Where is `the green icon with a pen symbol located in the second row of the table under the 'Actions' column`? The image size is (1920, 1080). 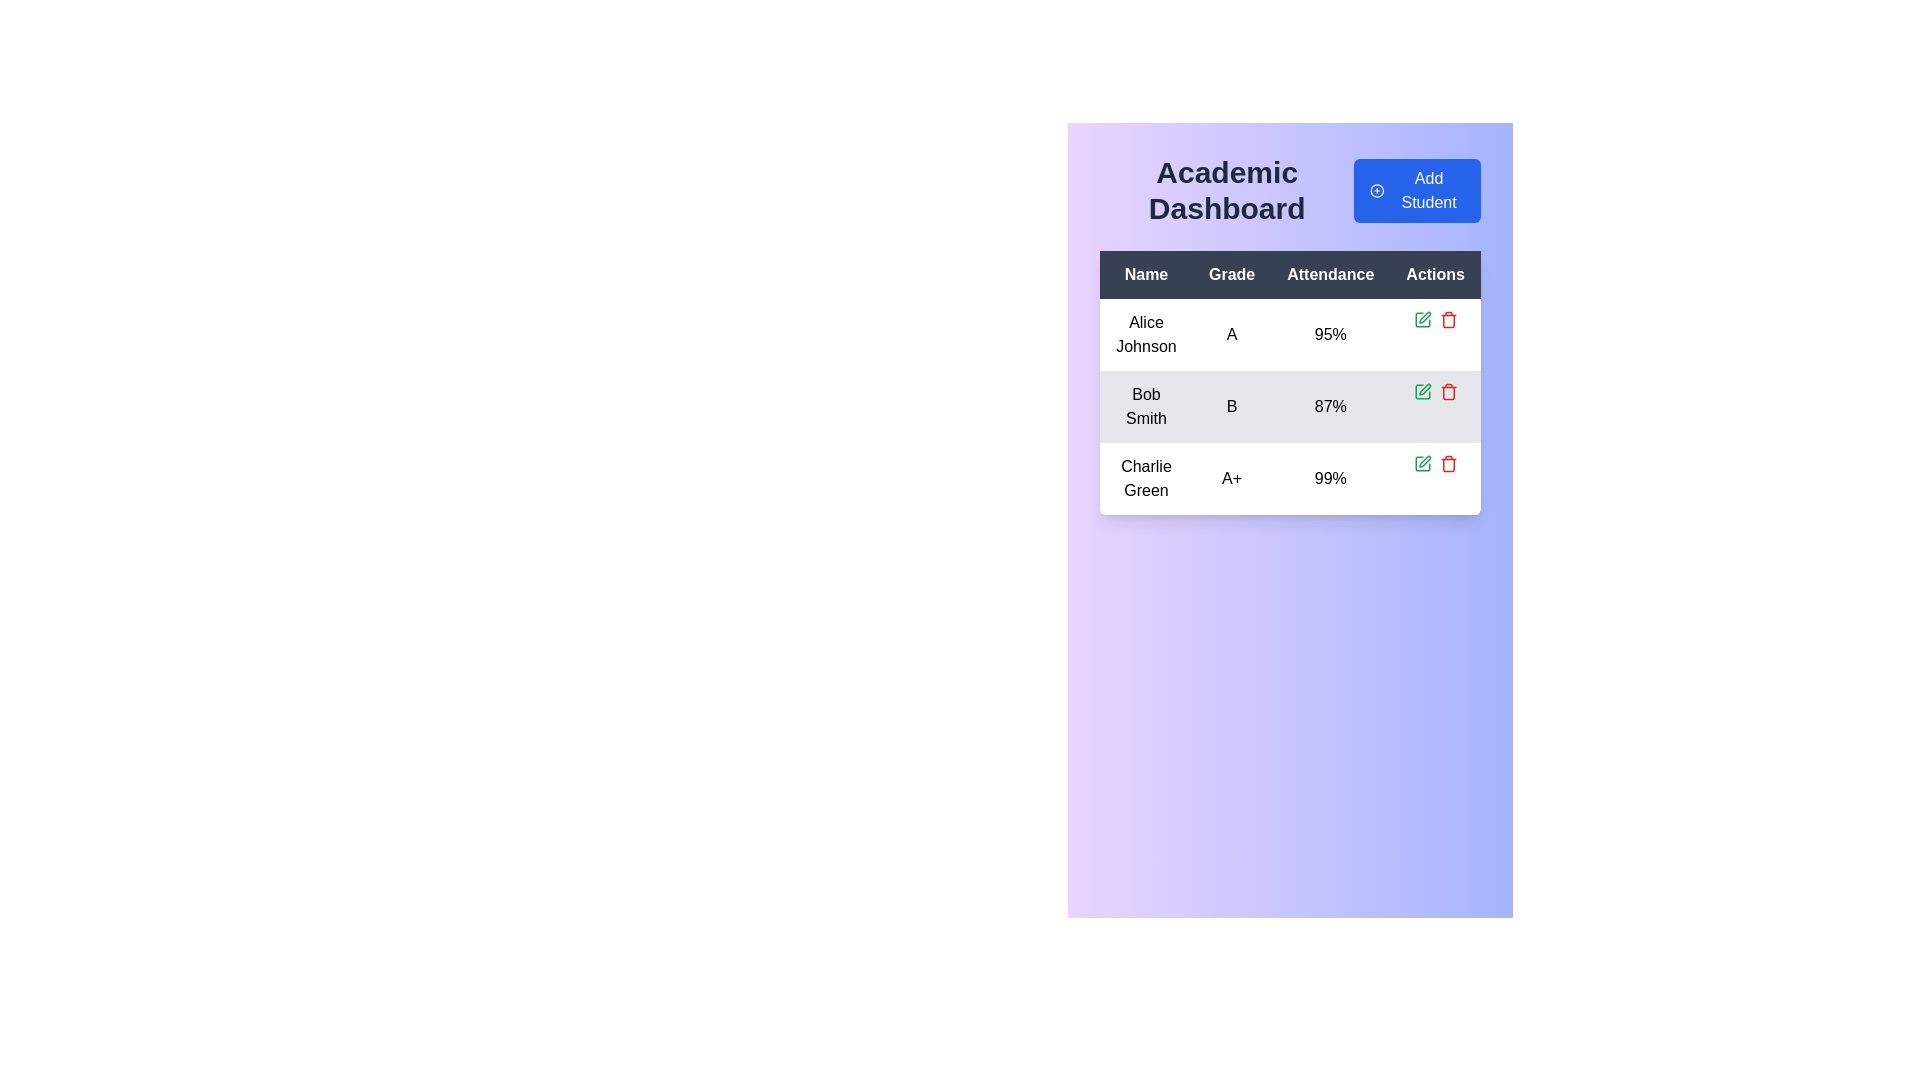 the green icon with a pen symbol located in the second row of the table under the 'Actions' column is located at coordinates (1423, 316).